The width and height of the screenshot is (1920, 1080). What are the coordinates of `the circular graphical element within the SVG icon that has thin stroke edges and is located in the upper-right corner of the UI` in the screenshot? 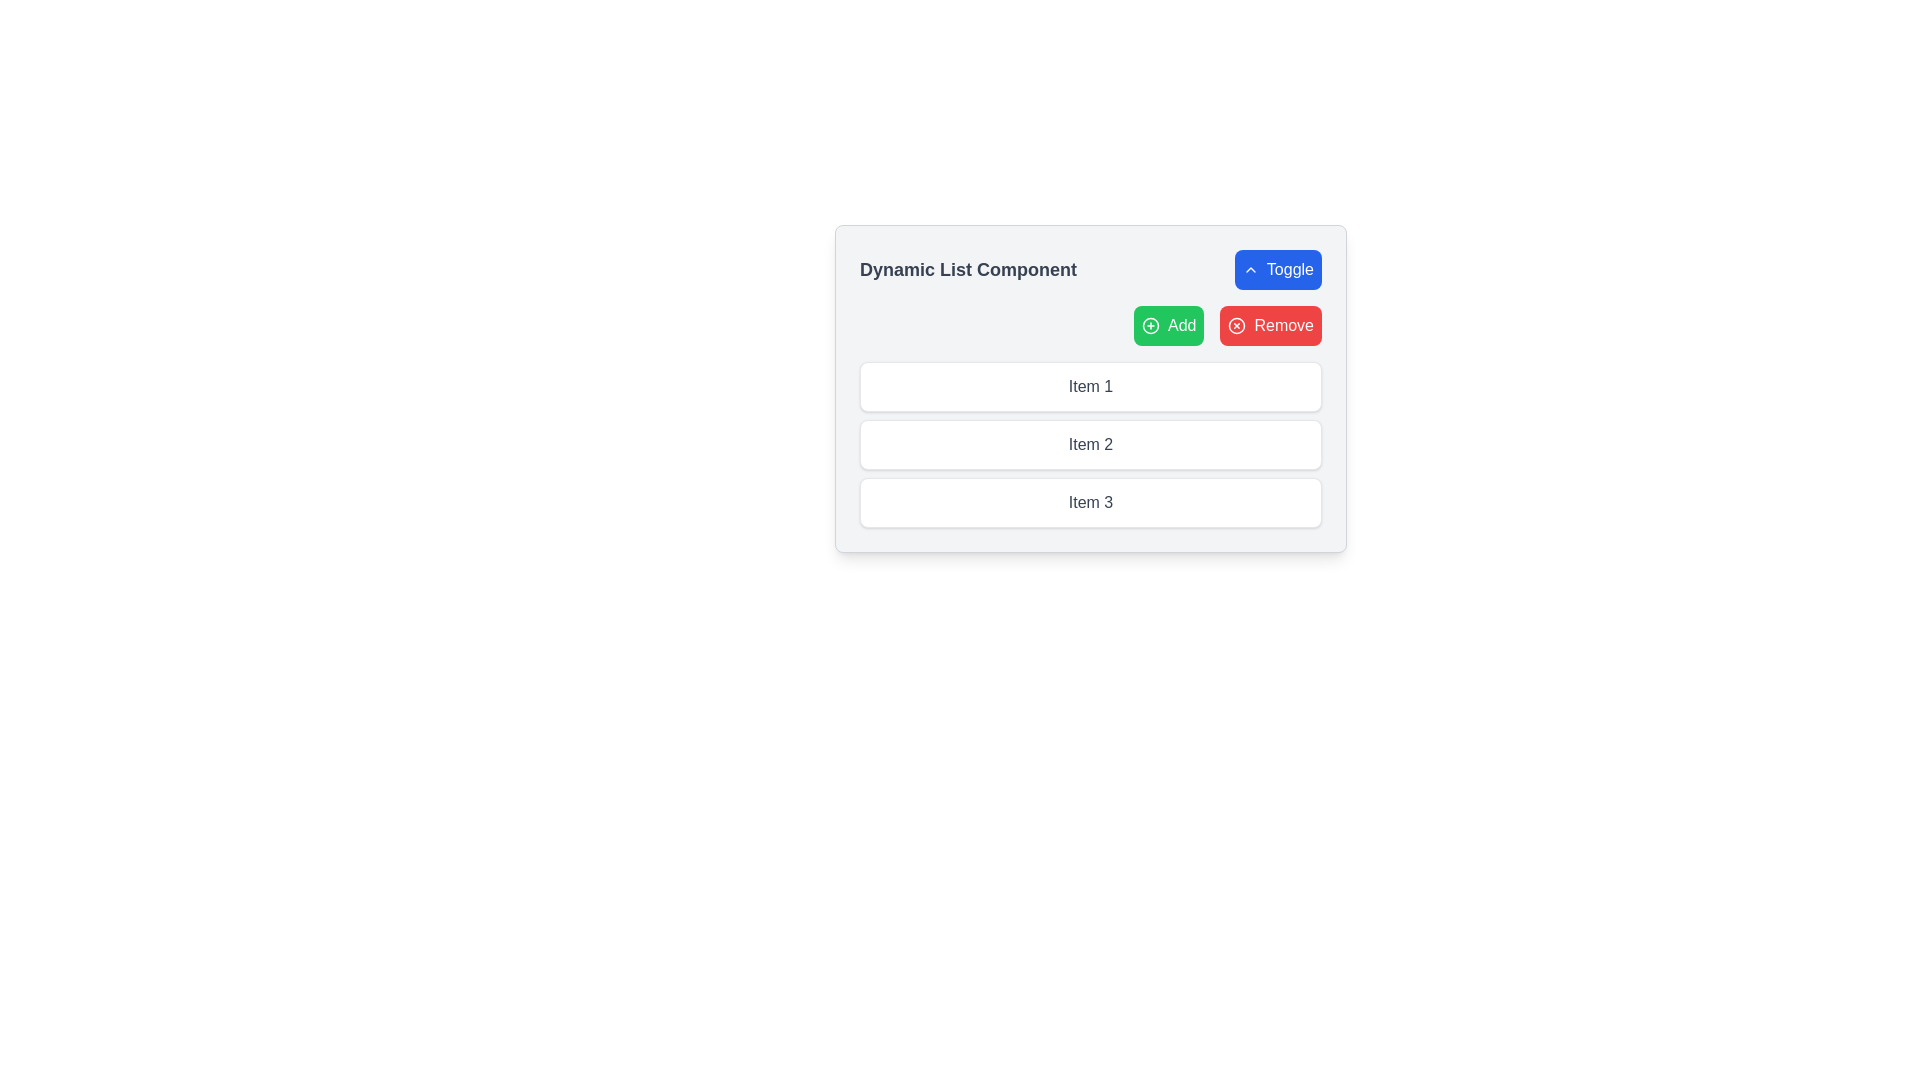 It's located at (1236, 325).